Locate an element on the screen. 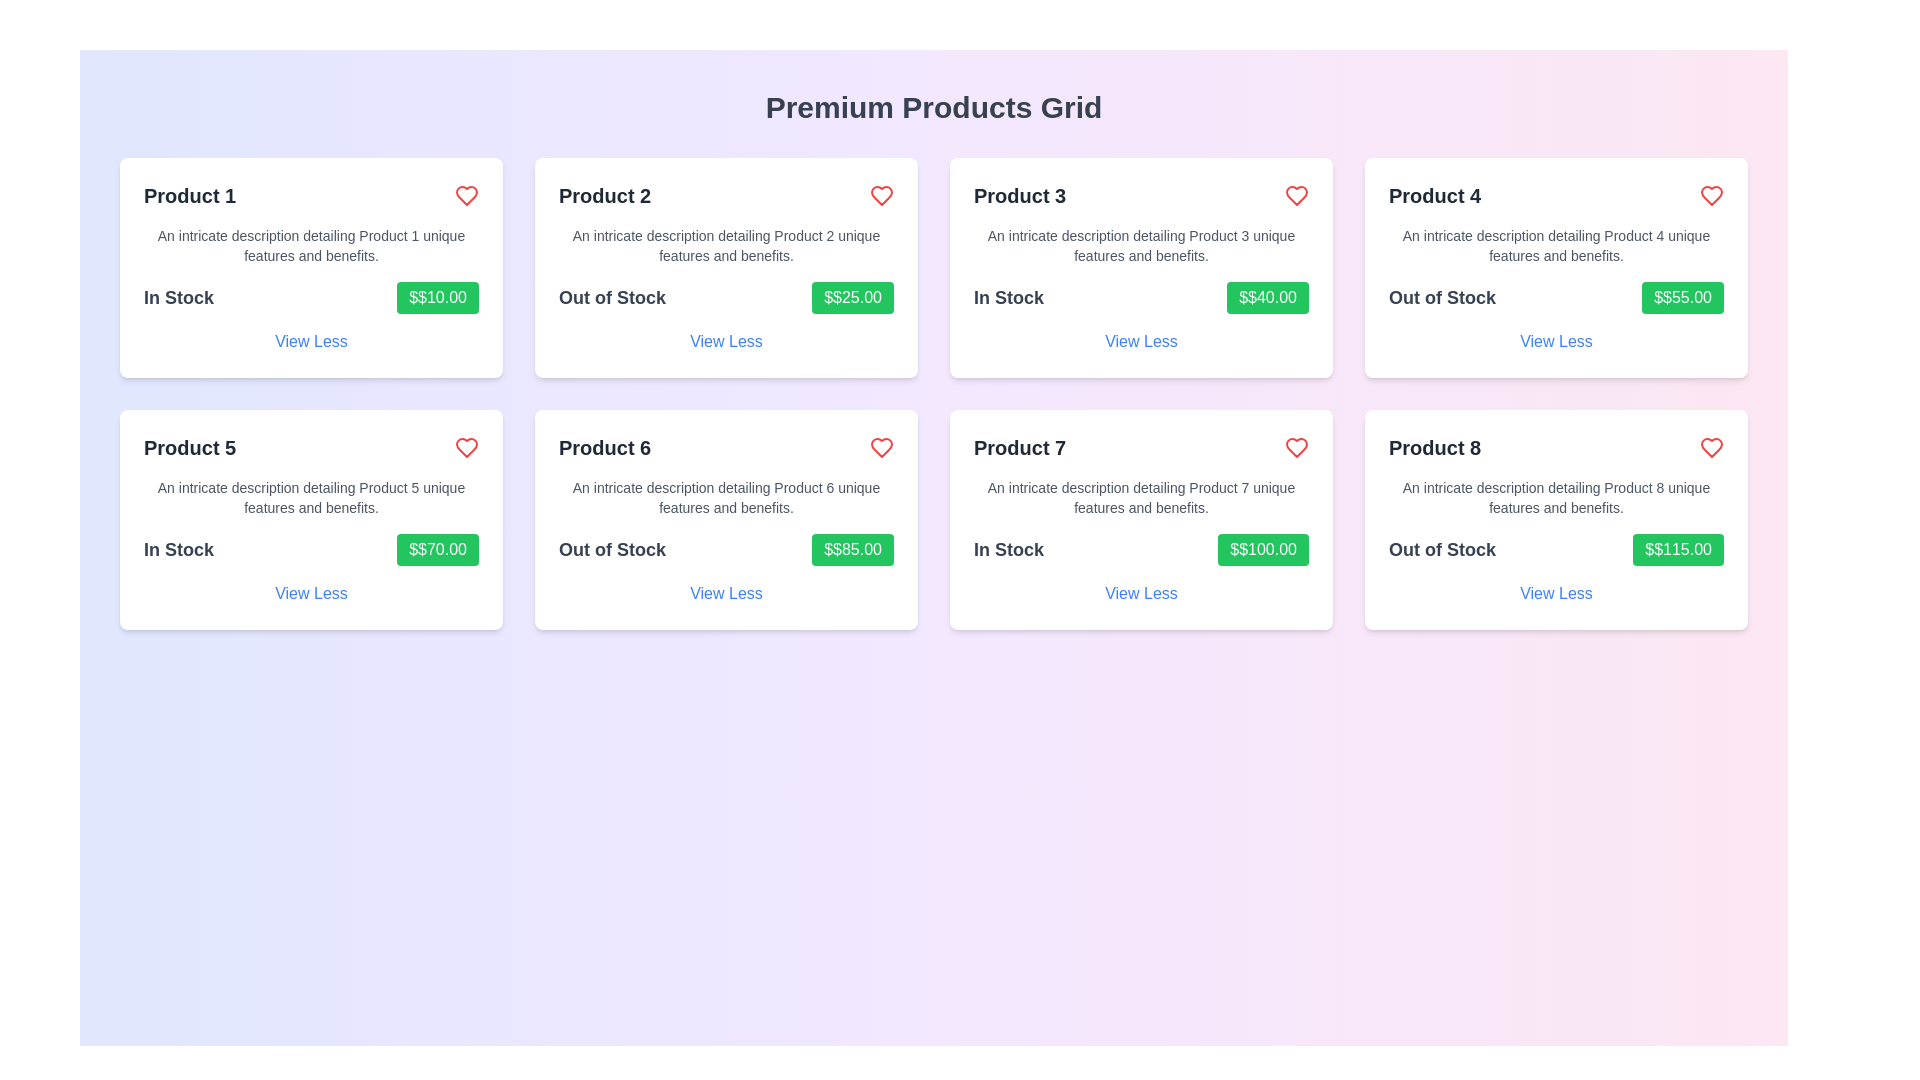 The image size is (1920, 1080). the text label indicating that 'Product 1' is available in stock, located at the bottom-left corner of the card labeled 'Product 1' is located at coordinates (178, 297).